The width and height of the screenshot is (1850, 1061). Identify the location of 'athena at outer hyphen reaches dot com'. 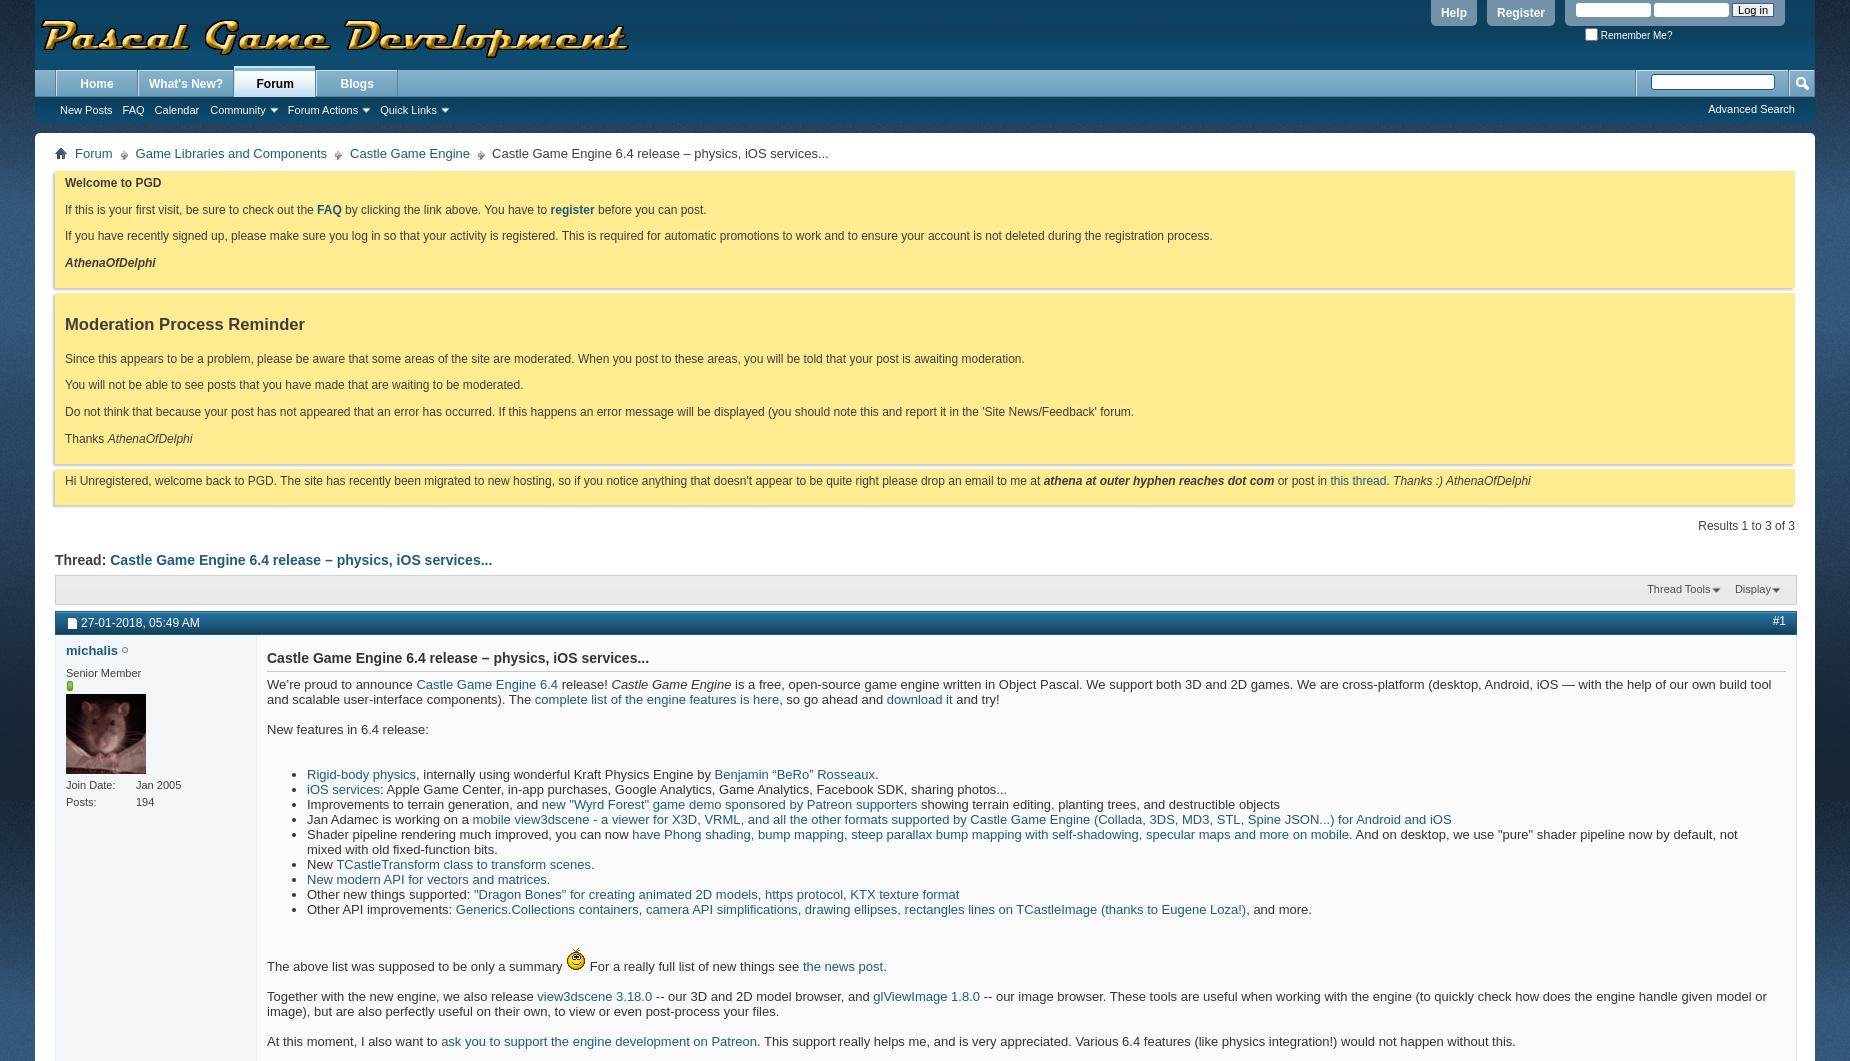
(1042, 479).